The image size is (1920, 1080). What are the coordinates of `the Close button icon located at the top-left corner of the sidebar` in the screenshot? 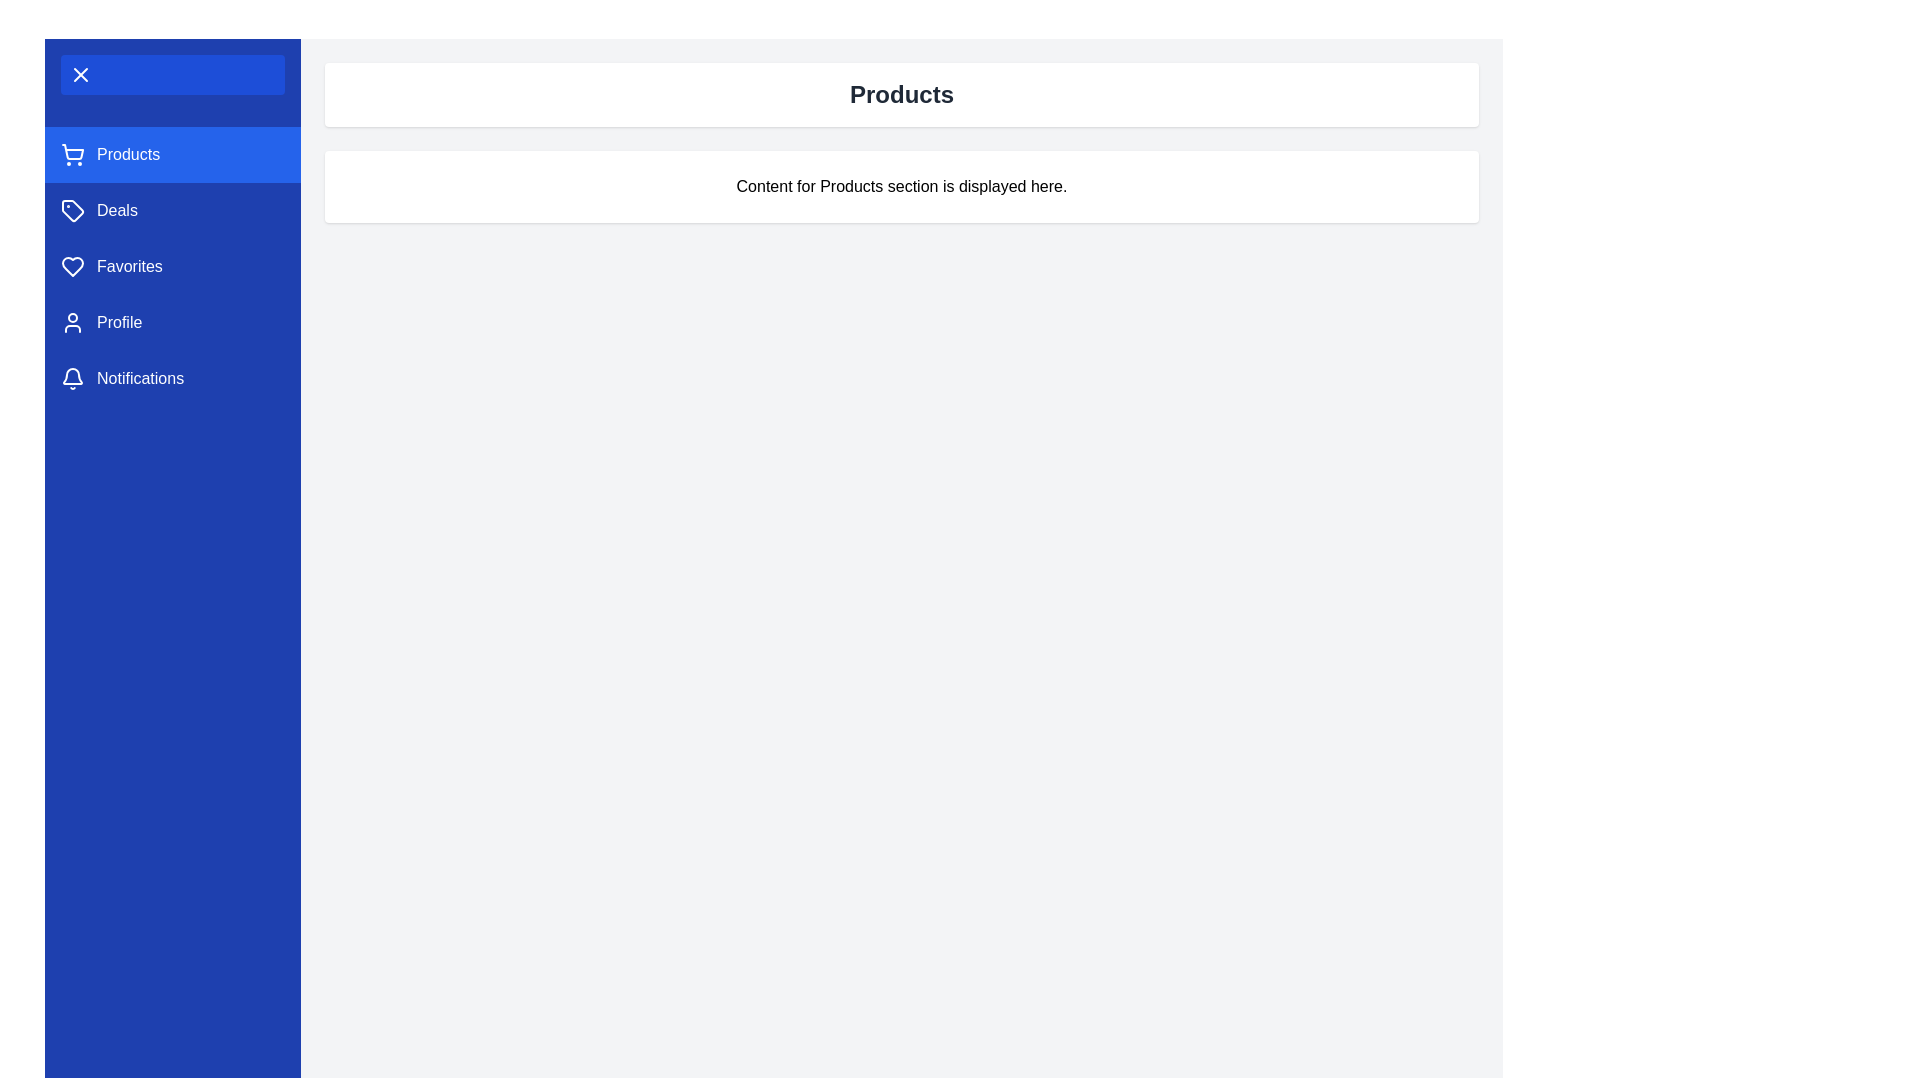 It's located at (80, 73).